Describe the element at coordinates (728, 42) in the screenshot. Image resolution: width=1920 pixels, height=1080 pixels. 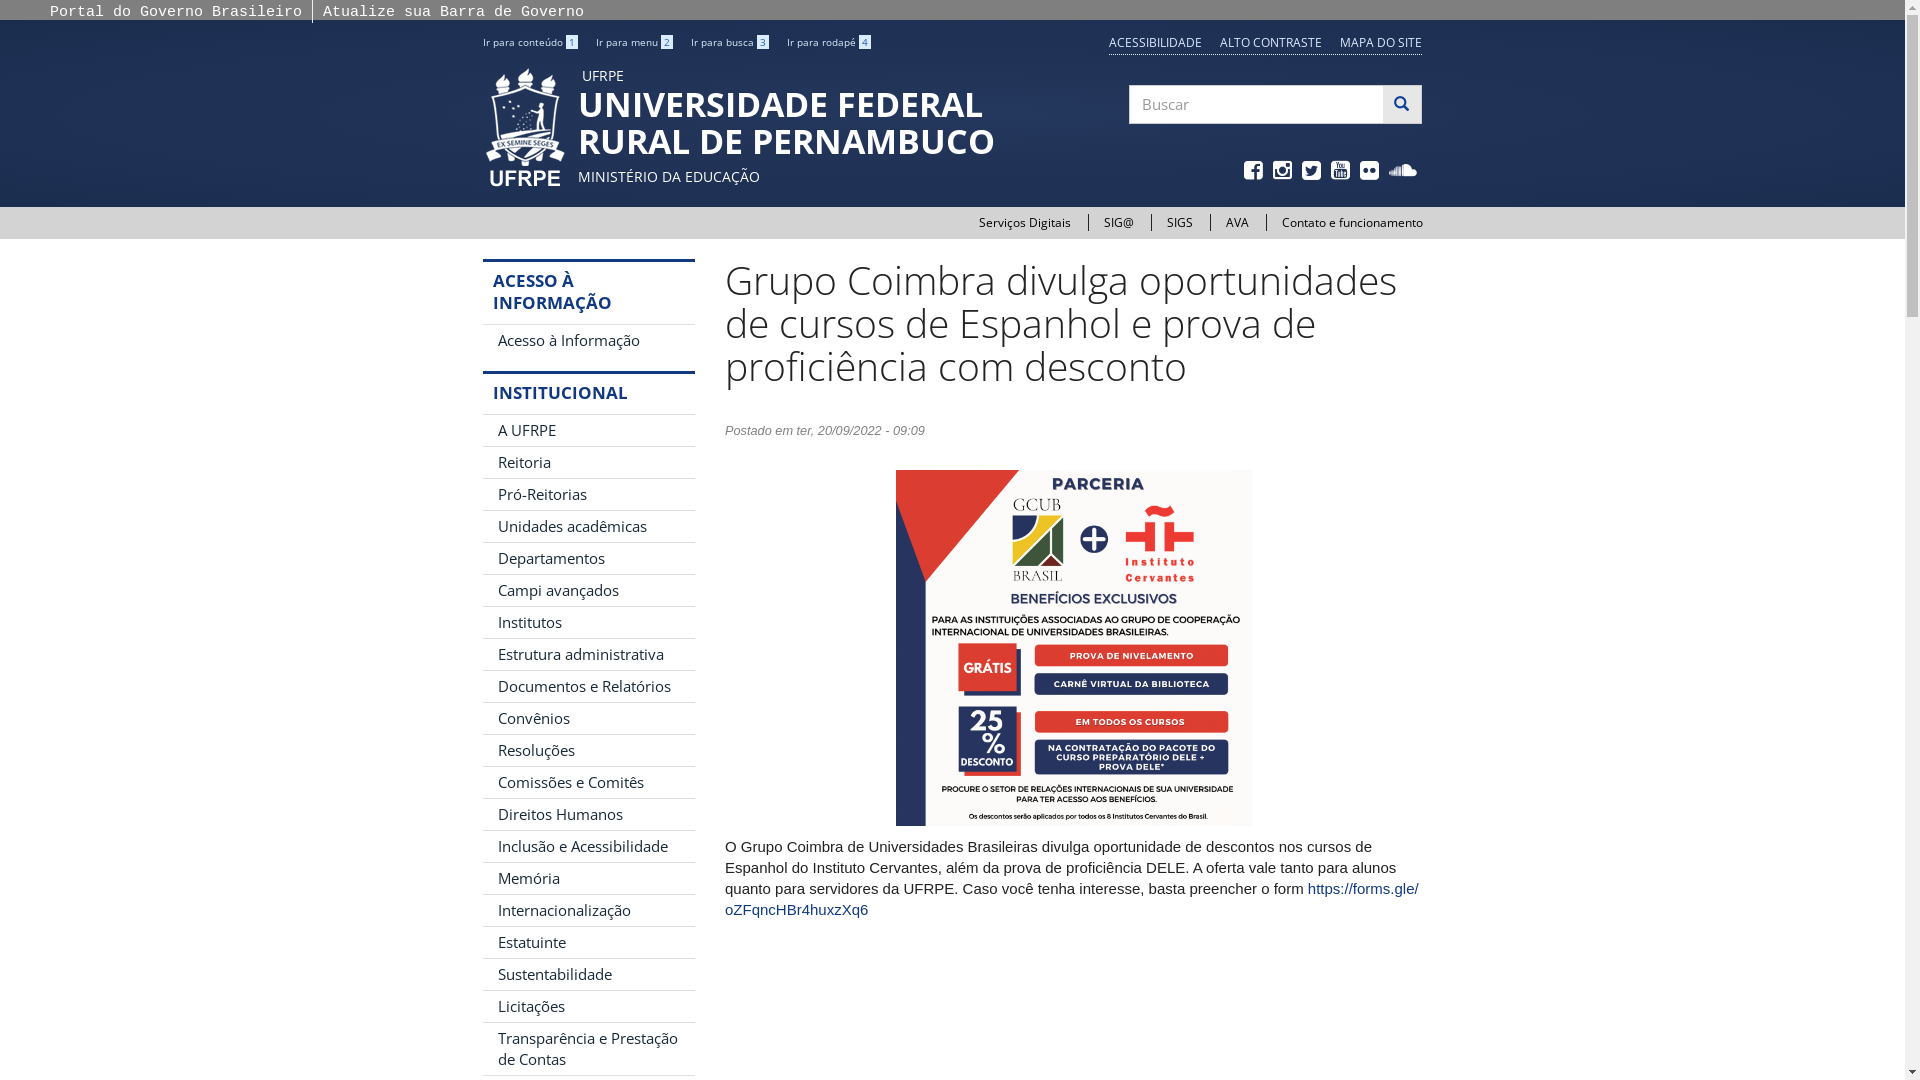
I see `'Ir para busca 3'` at that location.